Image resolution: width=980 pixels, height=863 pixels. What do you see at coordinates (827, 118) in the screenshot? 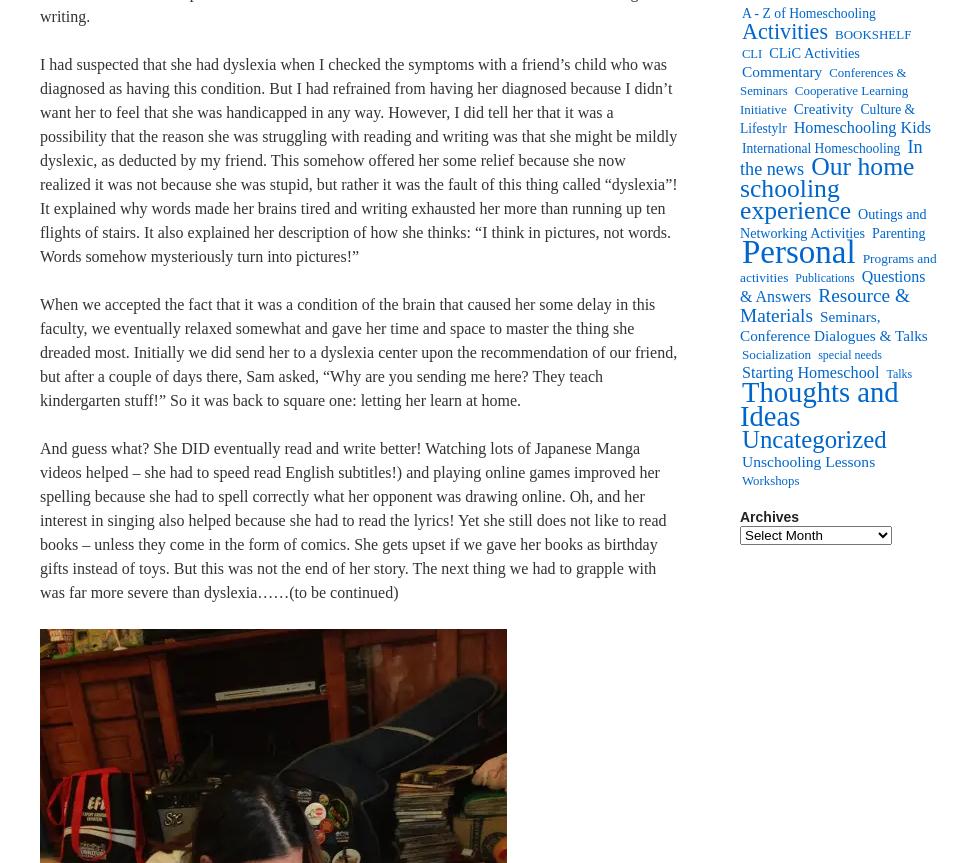
I see `'Culture & Lifestylr'` at bounding box center [827, 118].